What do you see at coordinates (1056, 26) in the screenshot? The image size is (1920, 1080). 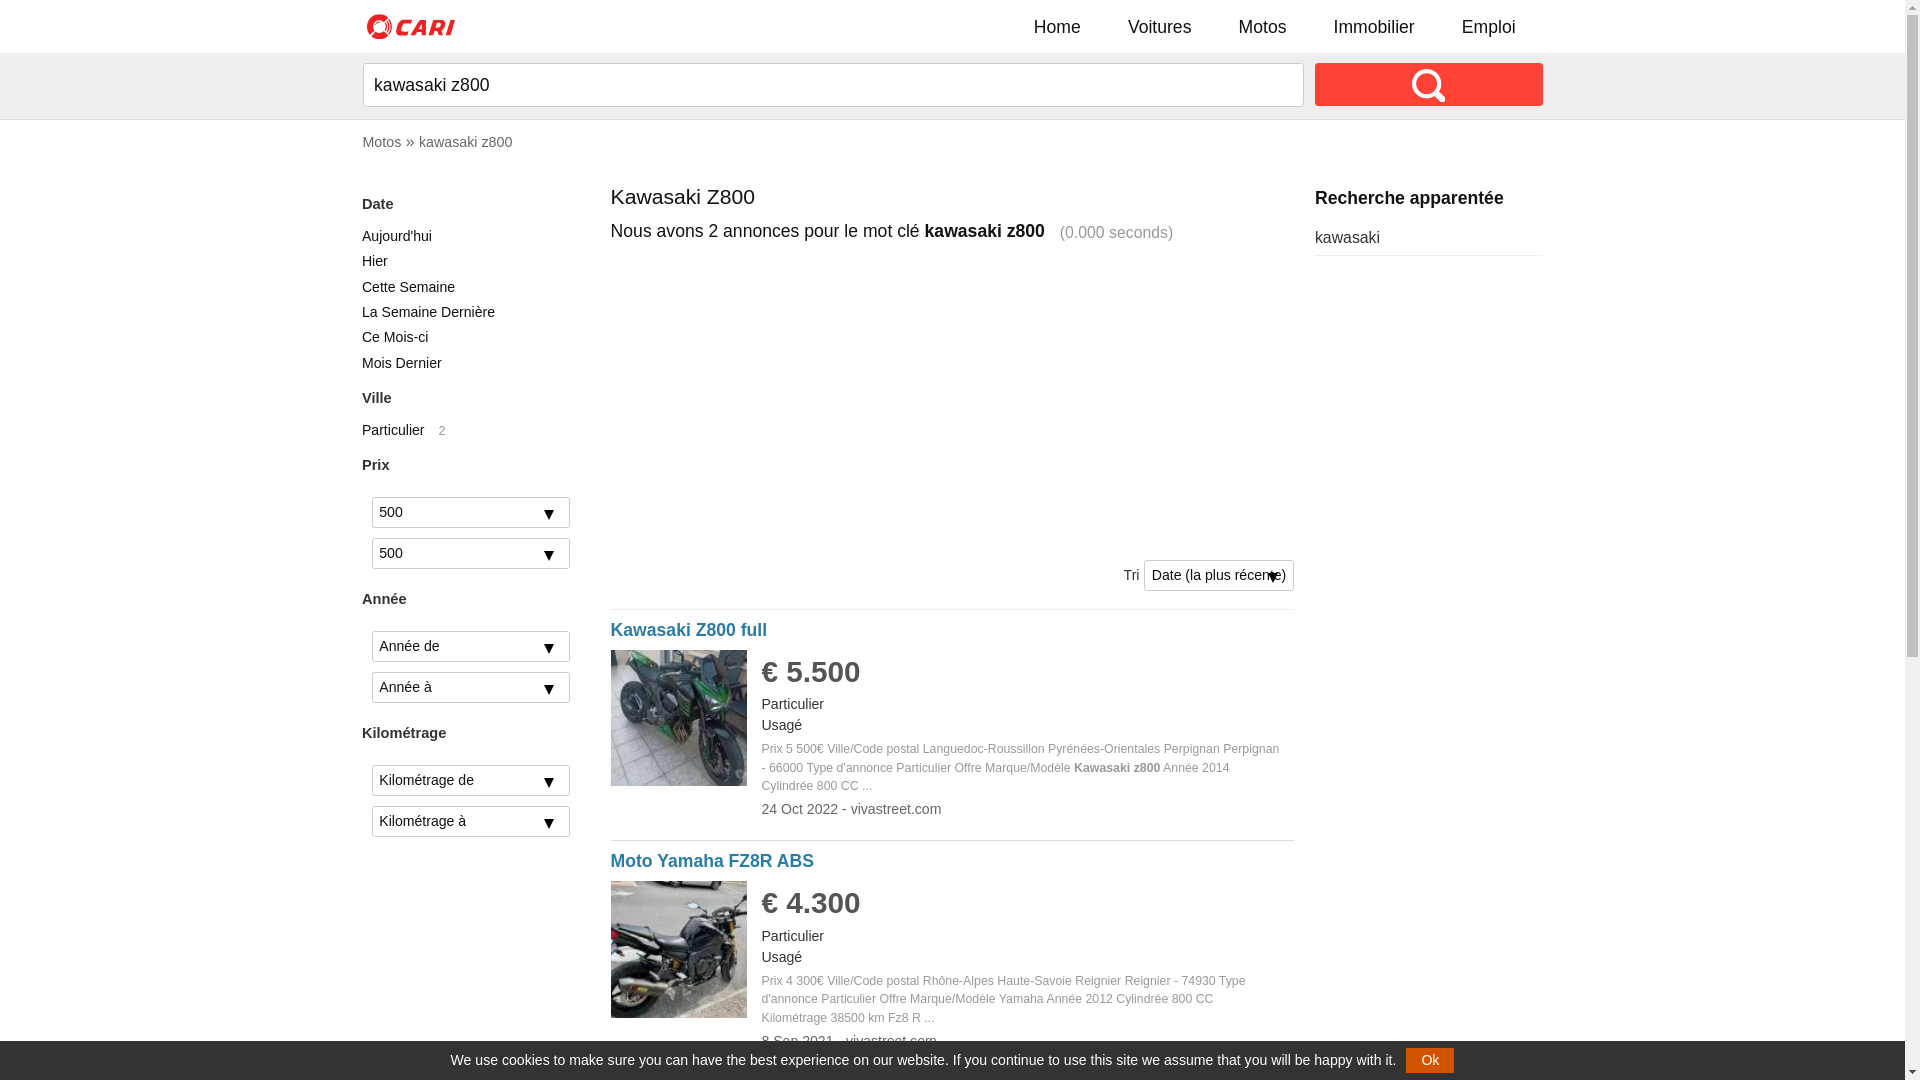 I see `'Home'` at bounding box center [1056, 26].